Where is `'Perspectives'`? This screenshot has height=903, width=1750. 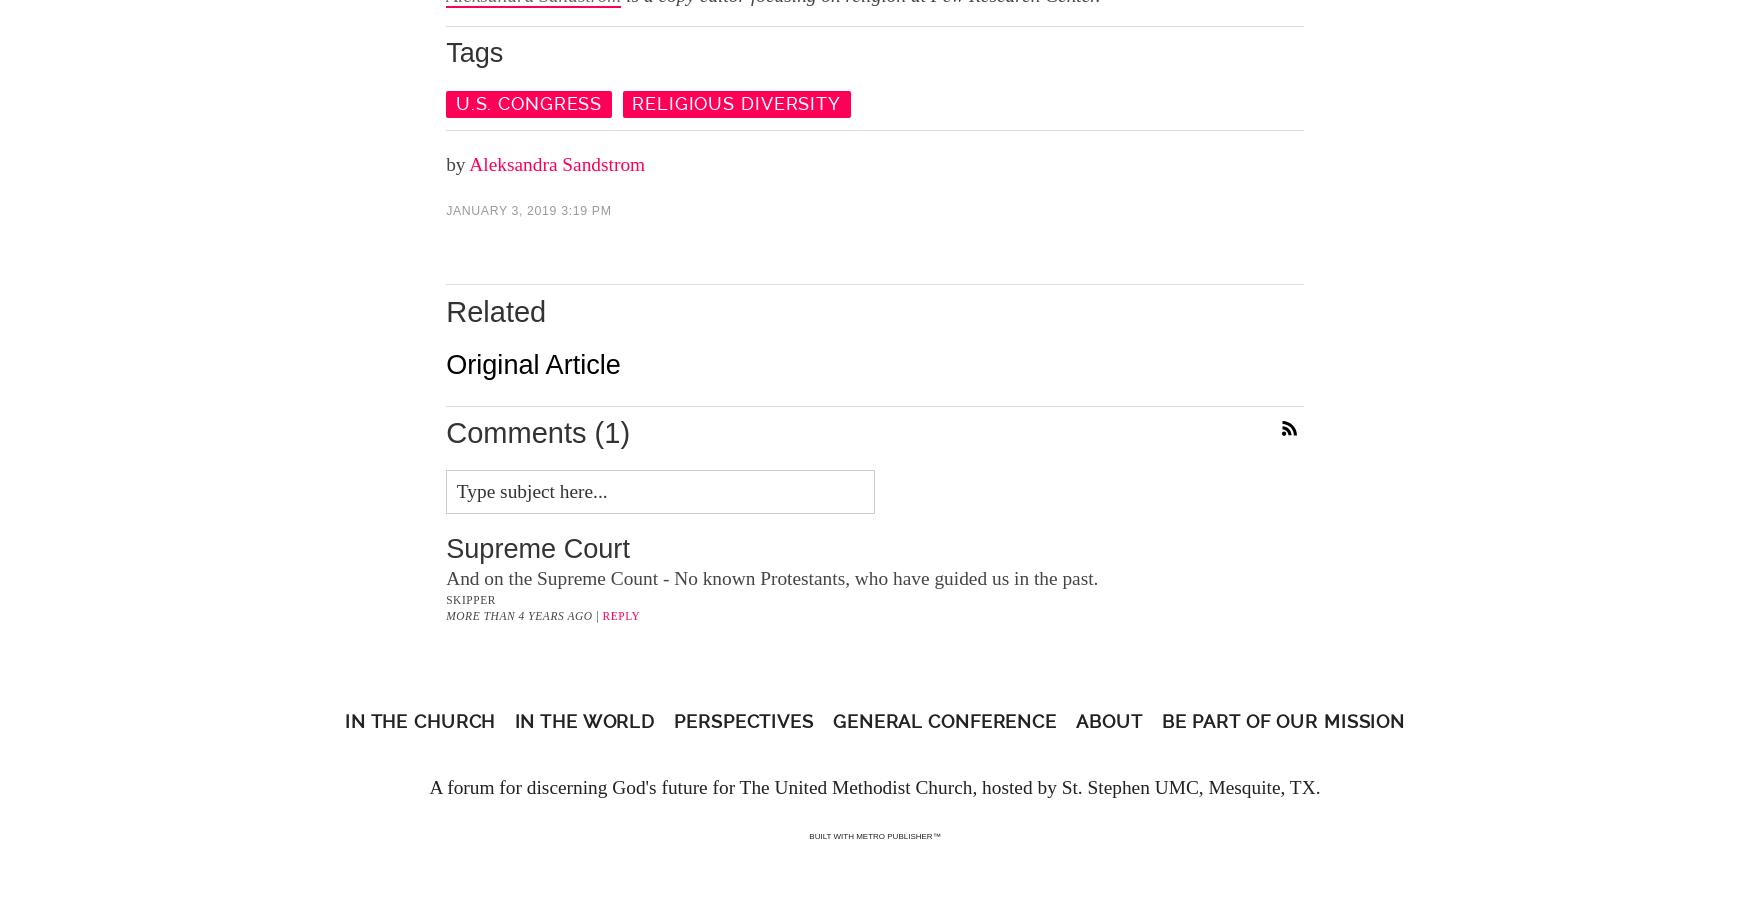
'Perspectives' is located at coordinates (672, 720).